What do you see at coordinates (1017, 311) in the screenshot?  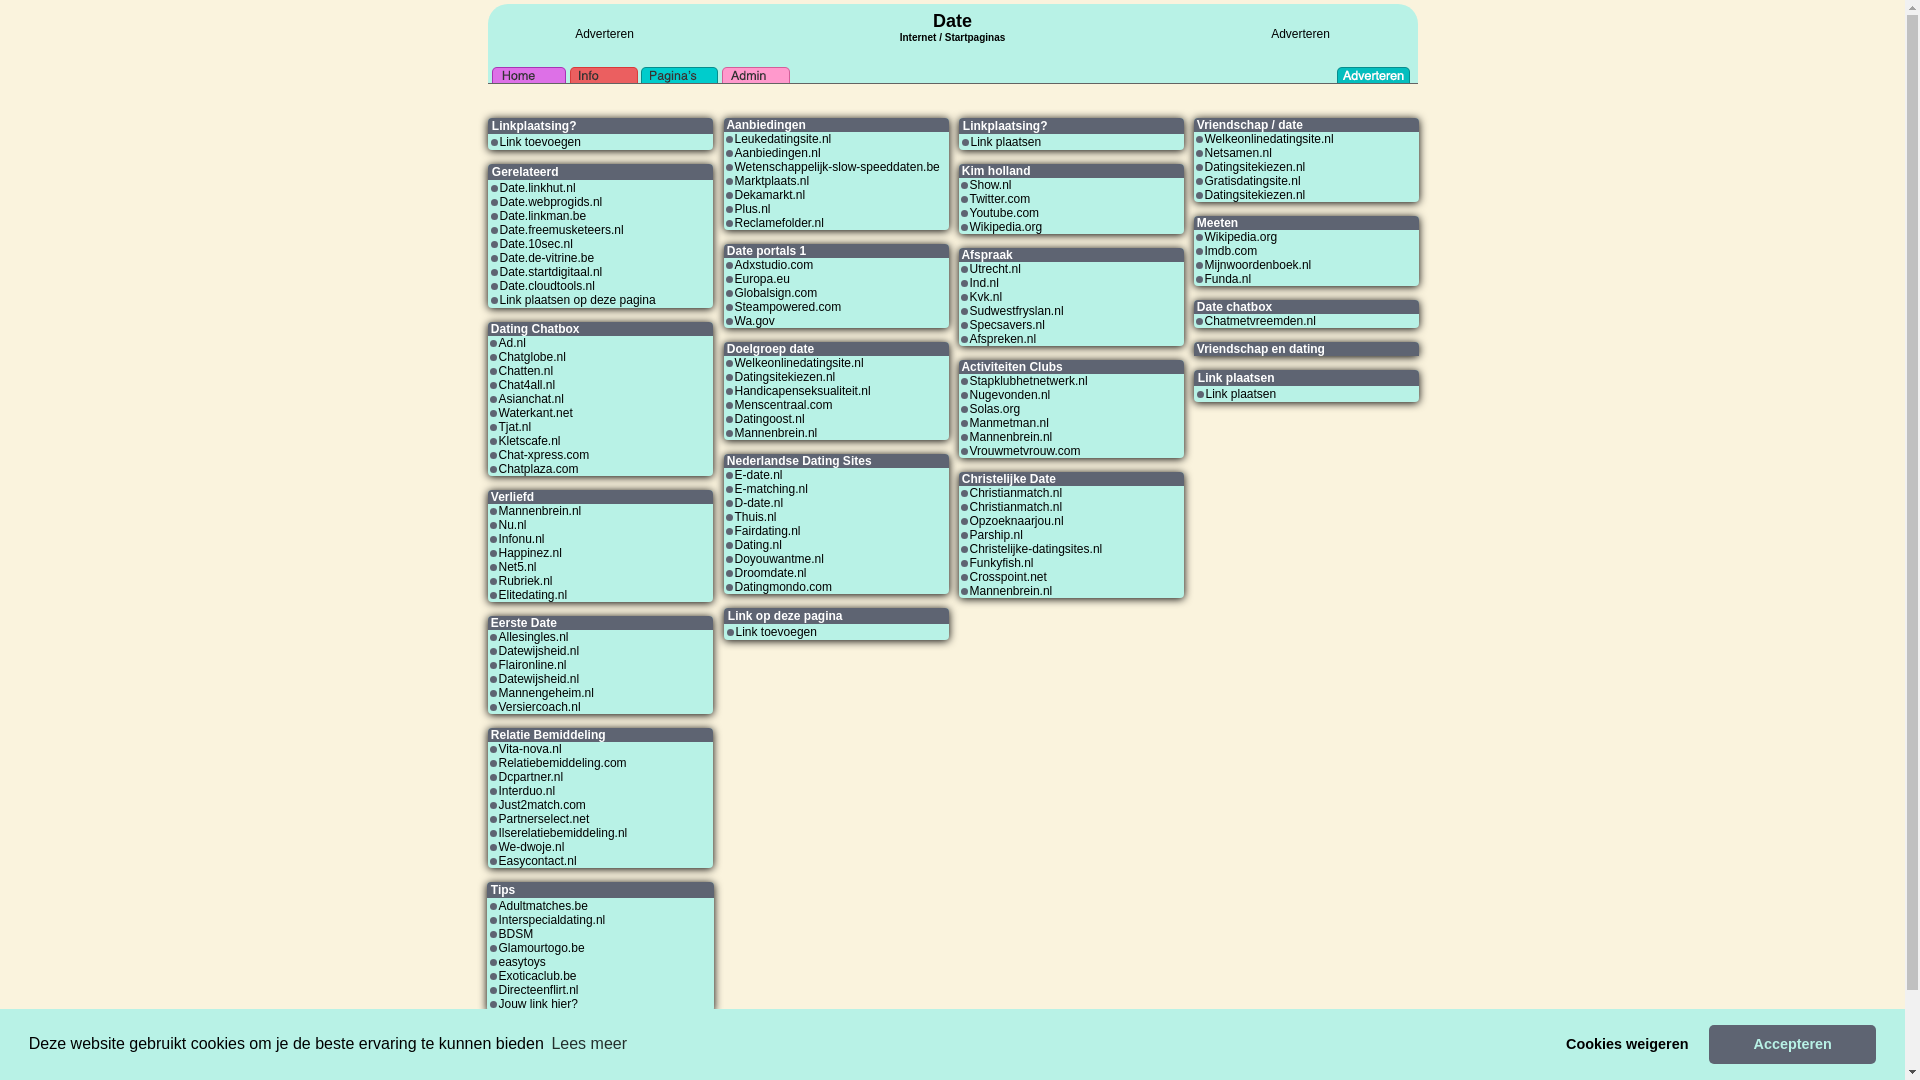 I see `'Sudwestfryslan.nl'` at bounding box center [1017, 311].